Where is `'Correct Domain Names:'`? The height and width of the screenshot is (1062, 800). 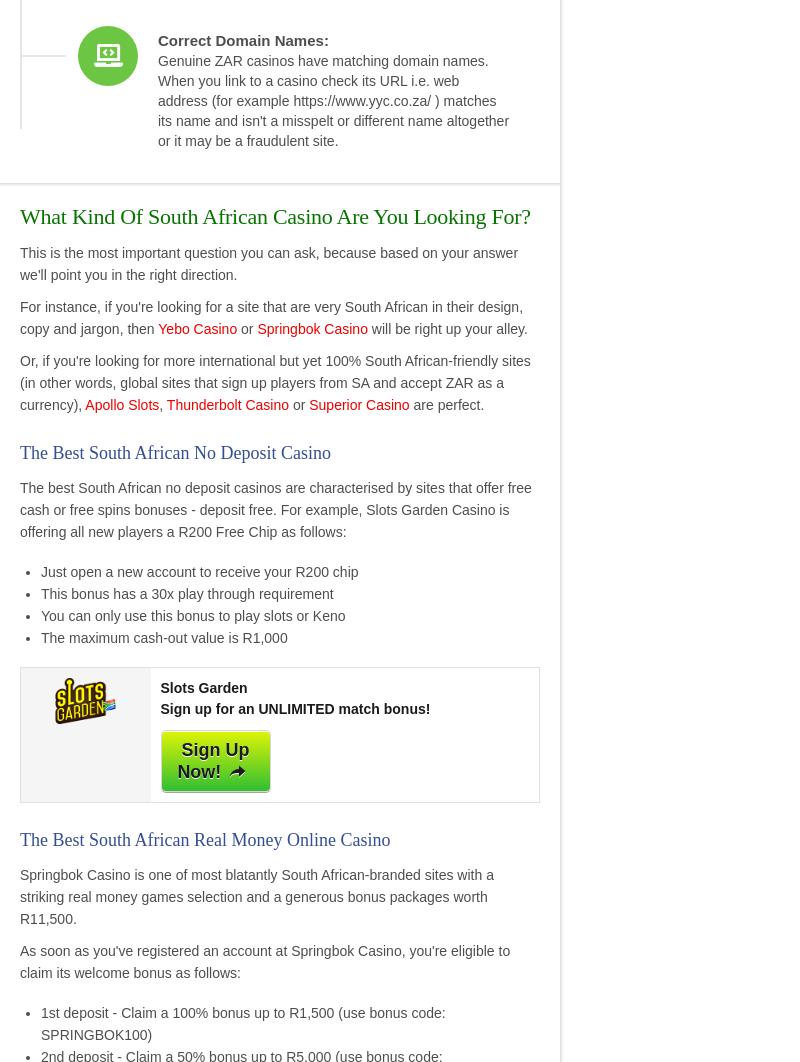 'Correct Domain Names:' is located at coordinates (158, 40).